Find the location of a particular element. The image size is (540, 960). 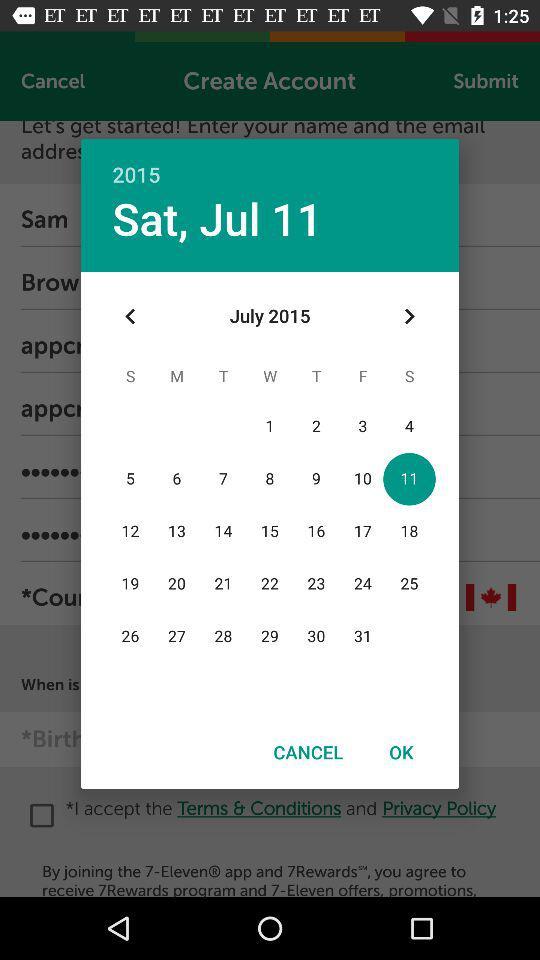

icon next to cancel item is located at coordinates (401, 751).